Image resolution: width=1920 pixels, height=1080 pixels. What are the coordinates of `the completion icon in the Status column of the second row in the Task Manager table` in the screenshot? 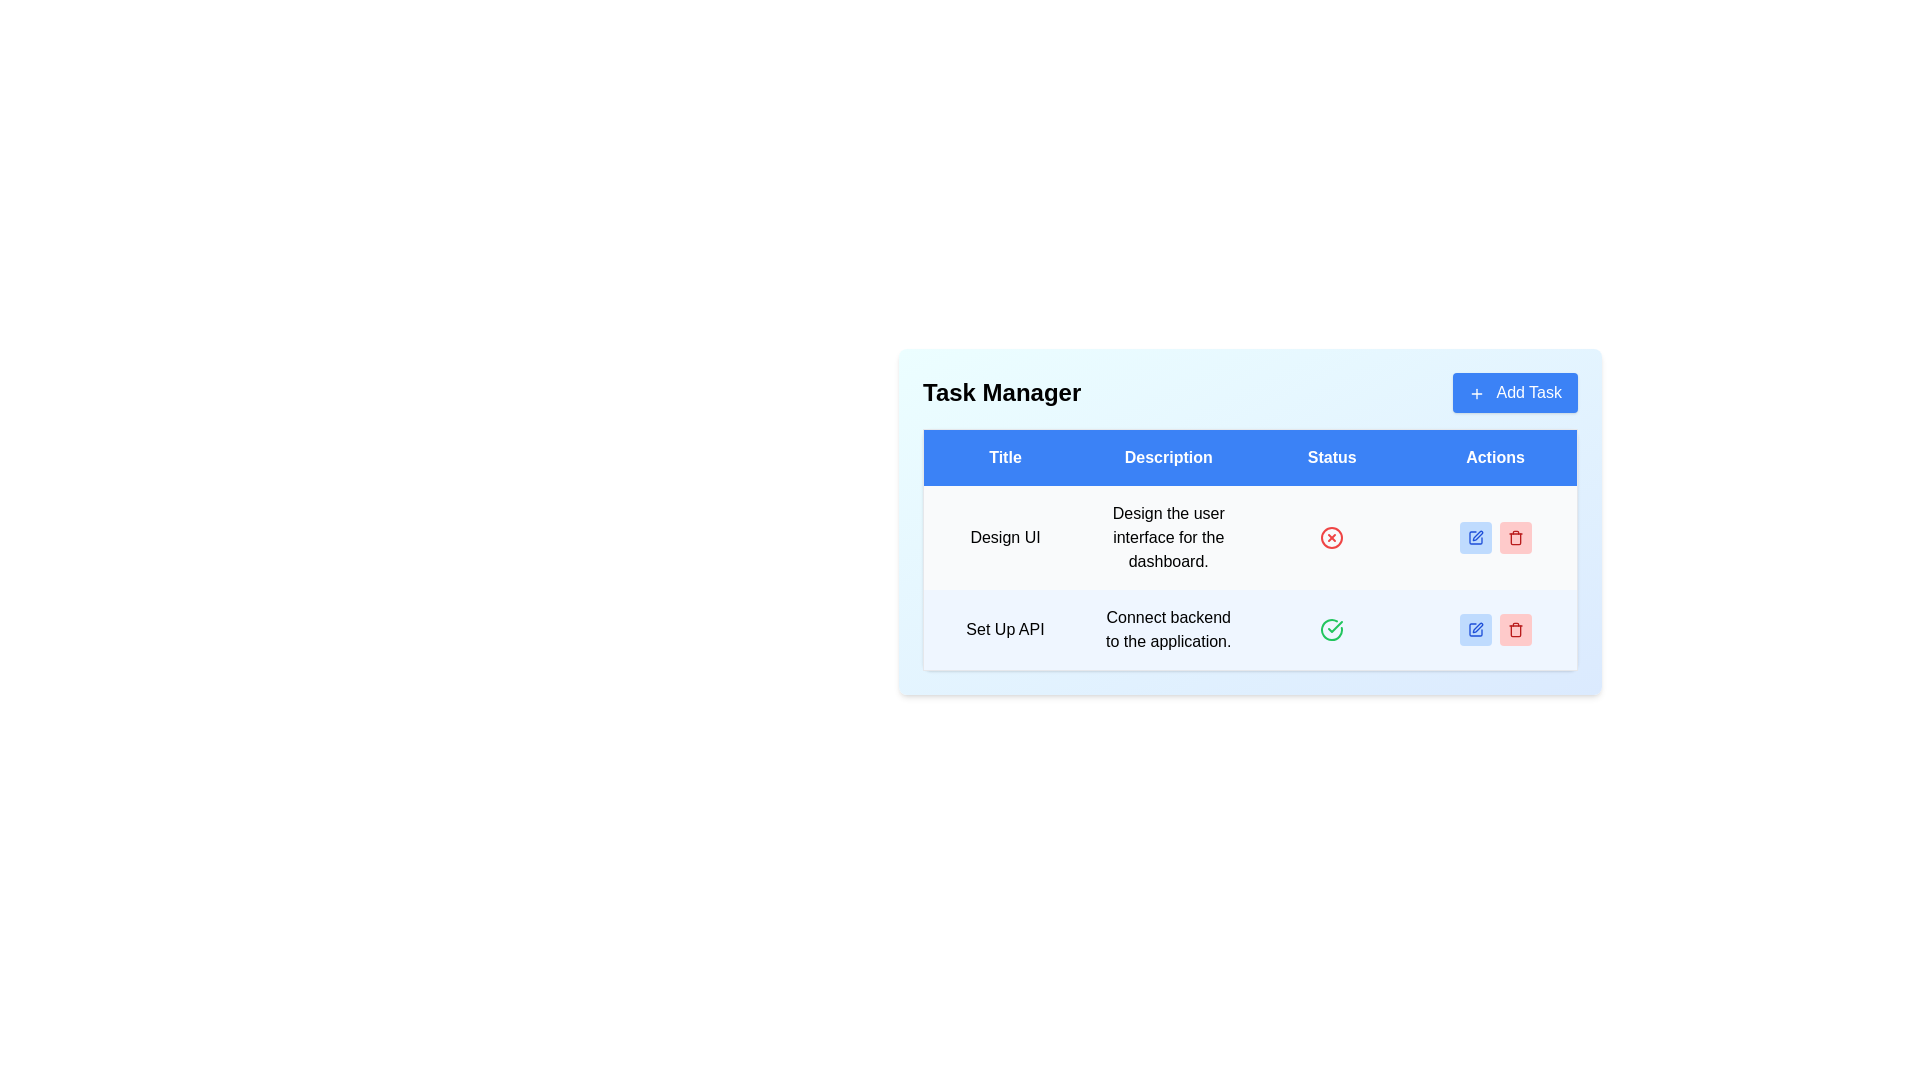 It's located at (1331, 628).